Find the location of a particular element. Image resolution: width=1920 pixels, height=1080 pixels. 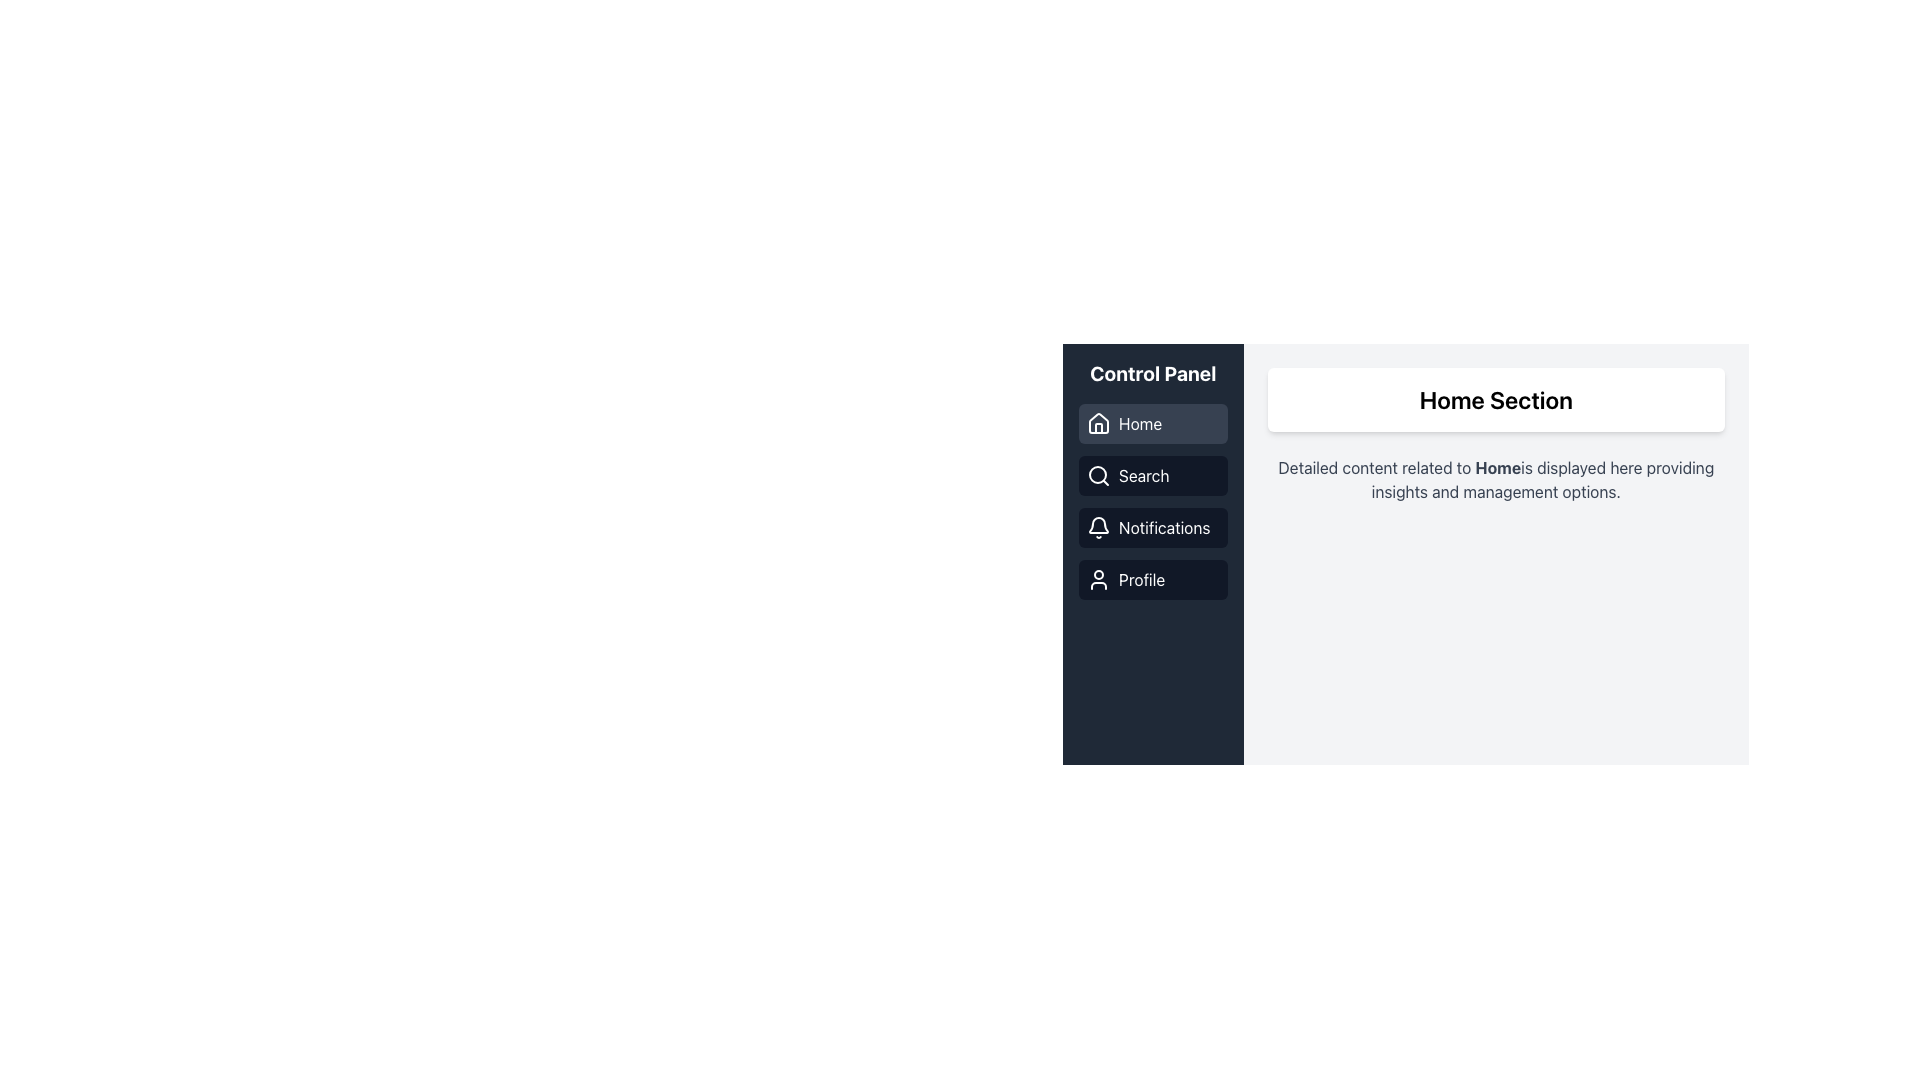

the 'Profile' button in the vertical navigation sidebar that features a user silhouette icon and a dark background is located at coordinates (1153, 579).